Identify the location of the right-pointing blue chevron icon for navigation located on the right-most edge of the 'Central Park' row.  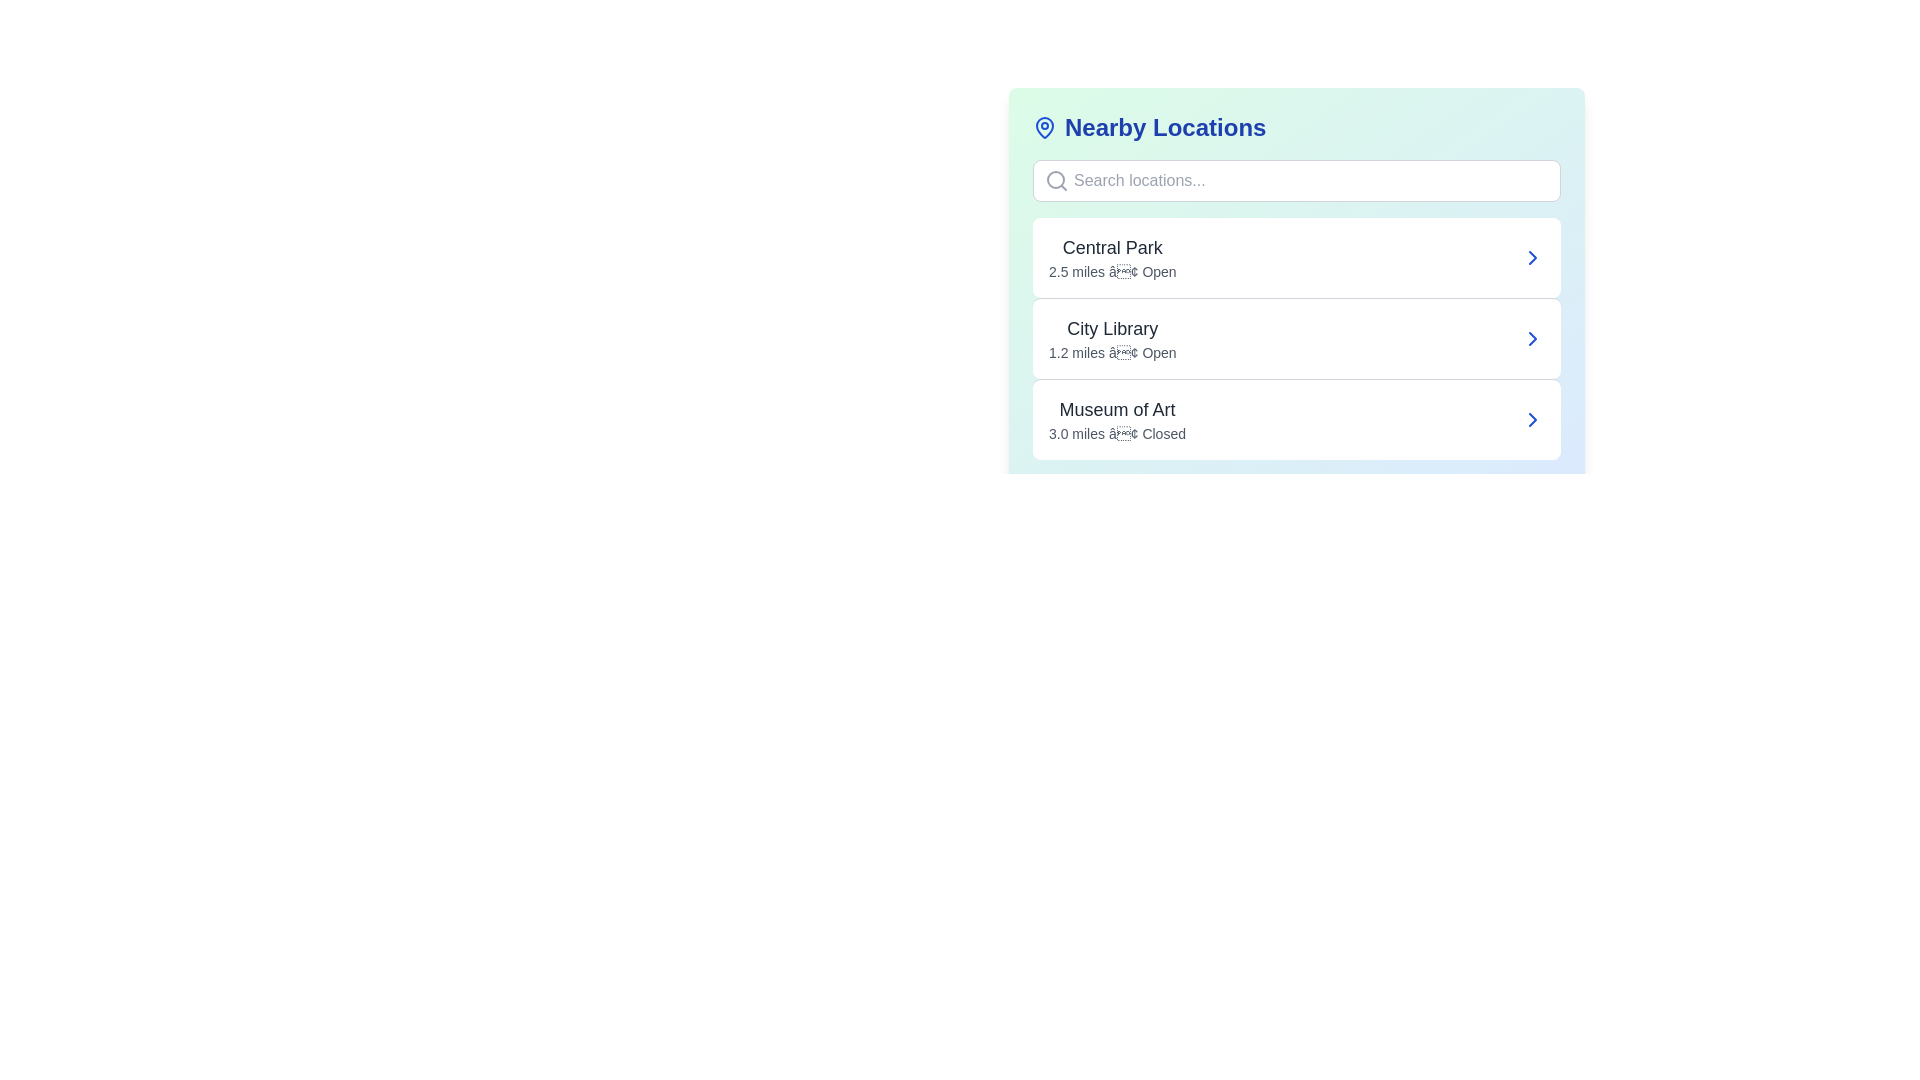
(1531, 257).